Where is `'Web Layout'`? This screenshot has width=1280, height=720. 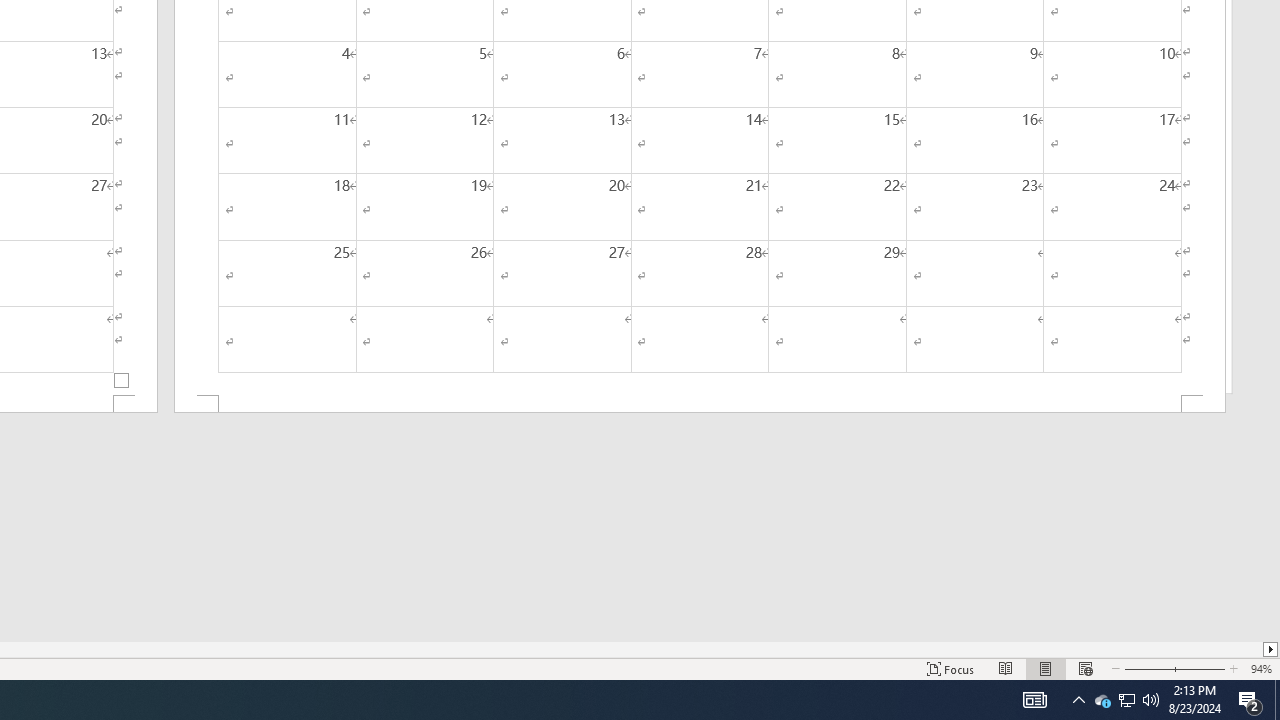 'Web Layout' is located at coordinates (1085, 669).